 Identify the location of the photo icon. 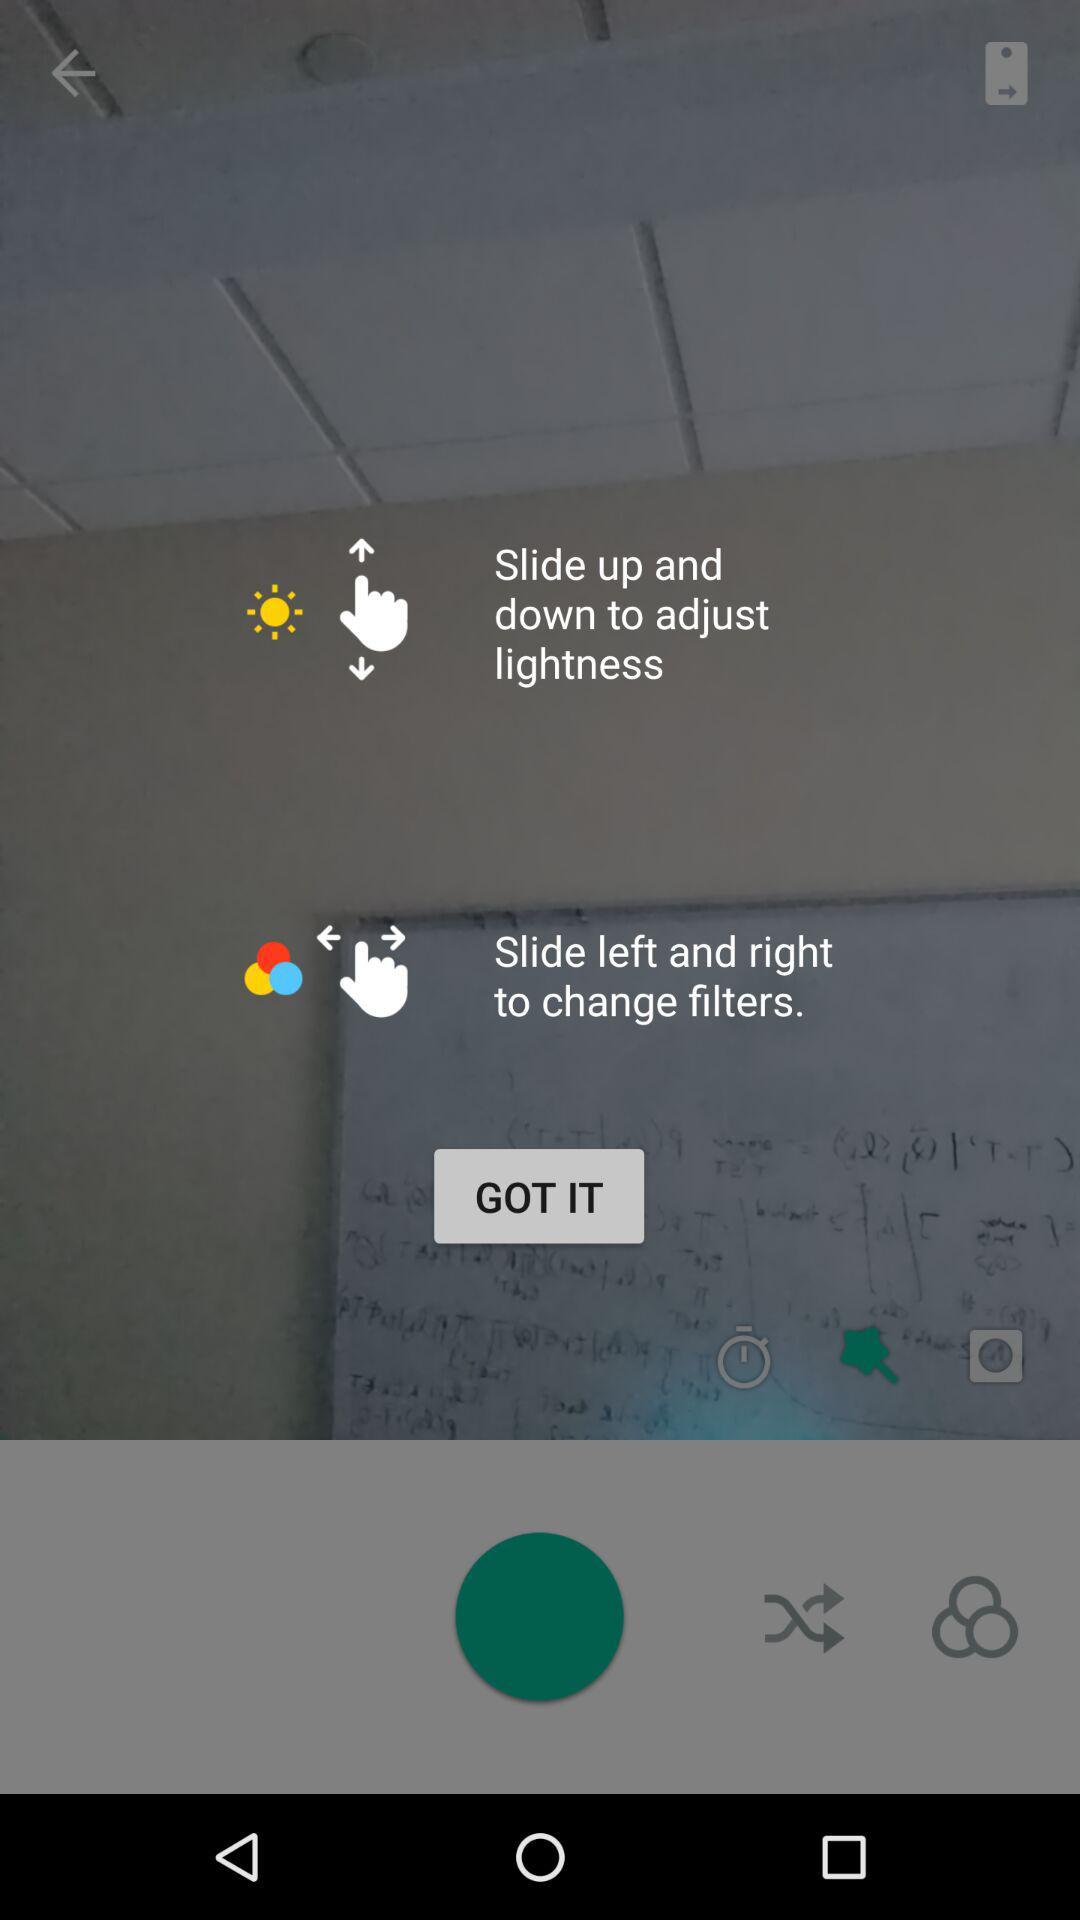
(995, 1356).